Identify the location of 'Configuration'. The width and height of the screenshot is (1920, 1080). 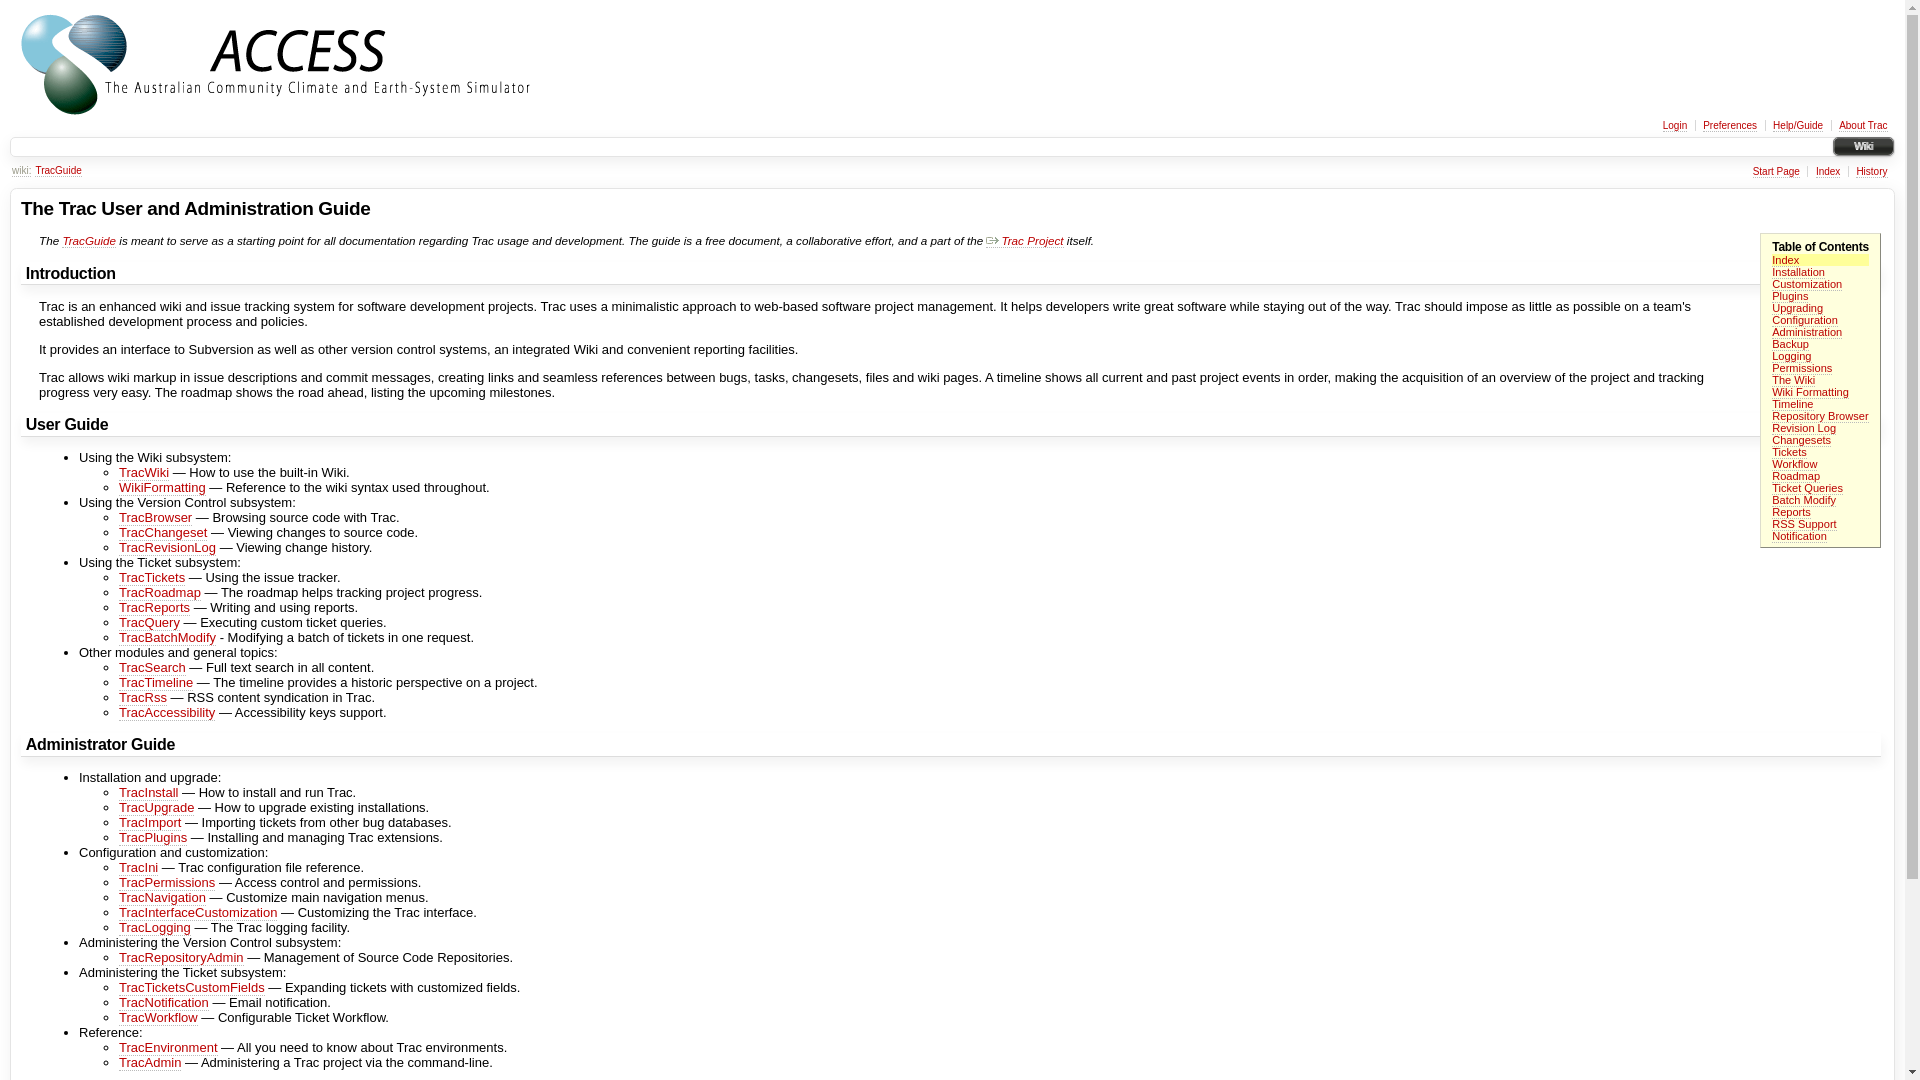
(1771, 319).